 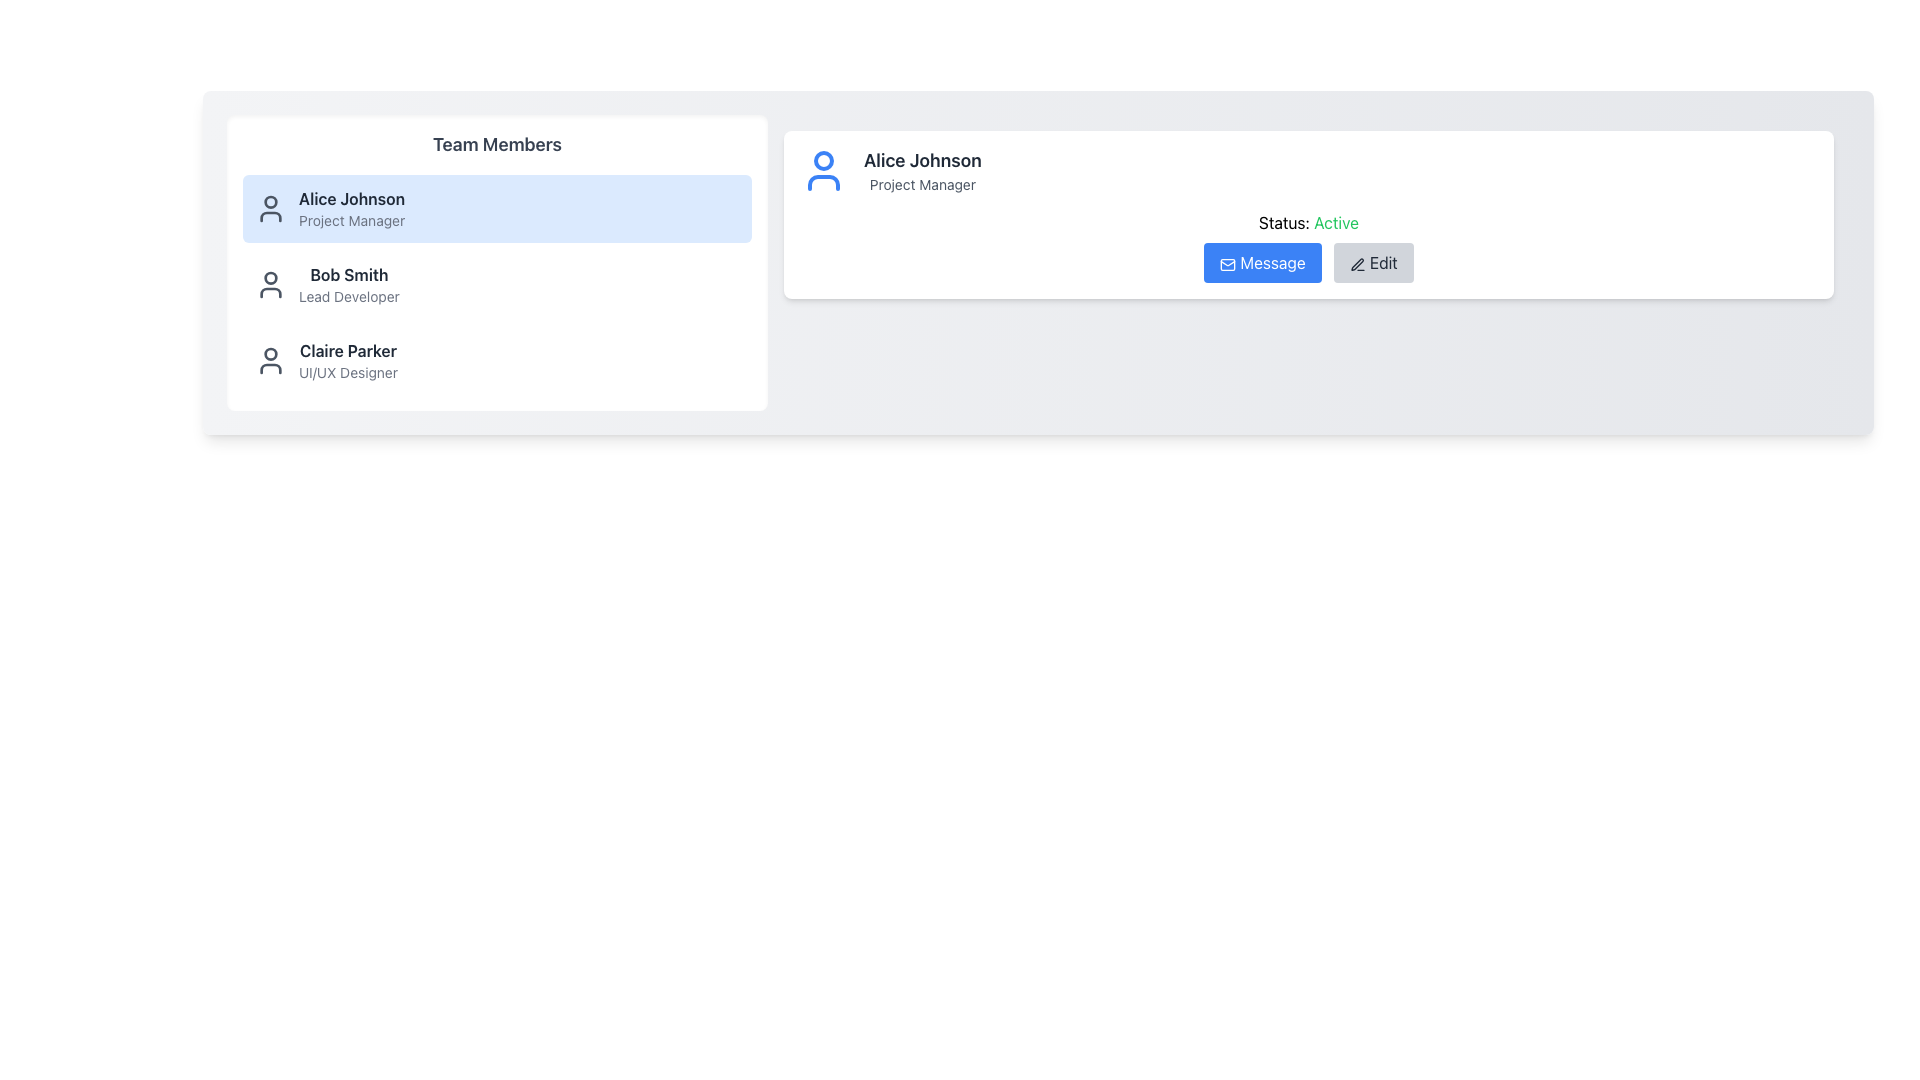 What do you see at coordinates (349, 285) in the screenshot?
I see `the Label displaying 'Bob Smith' and 'Lead Developer', which is the second item in the 'Team Members' section` at bounding box center [349, 285].